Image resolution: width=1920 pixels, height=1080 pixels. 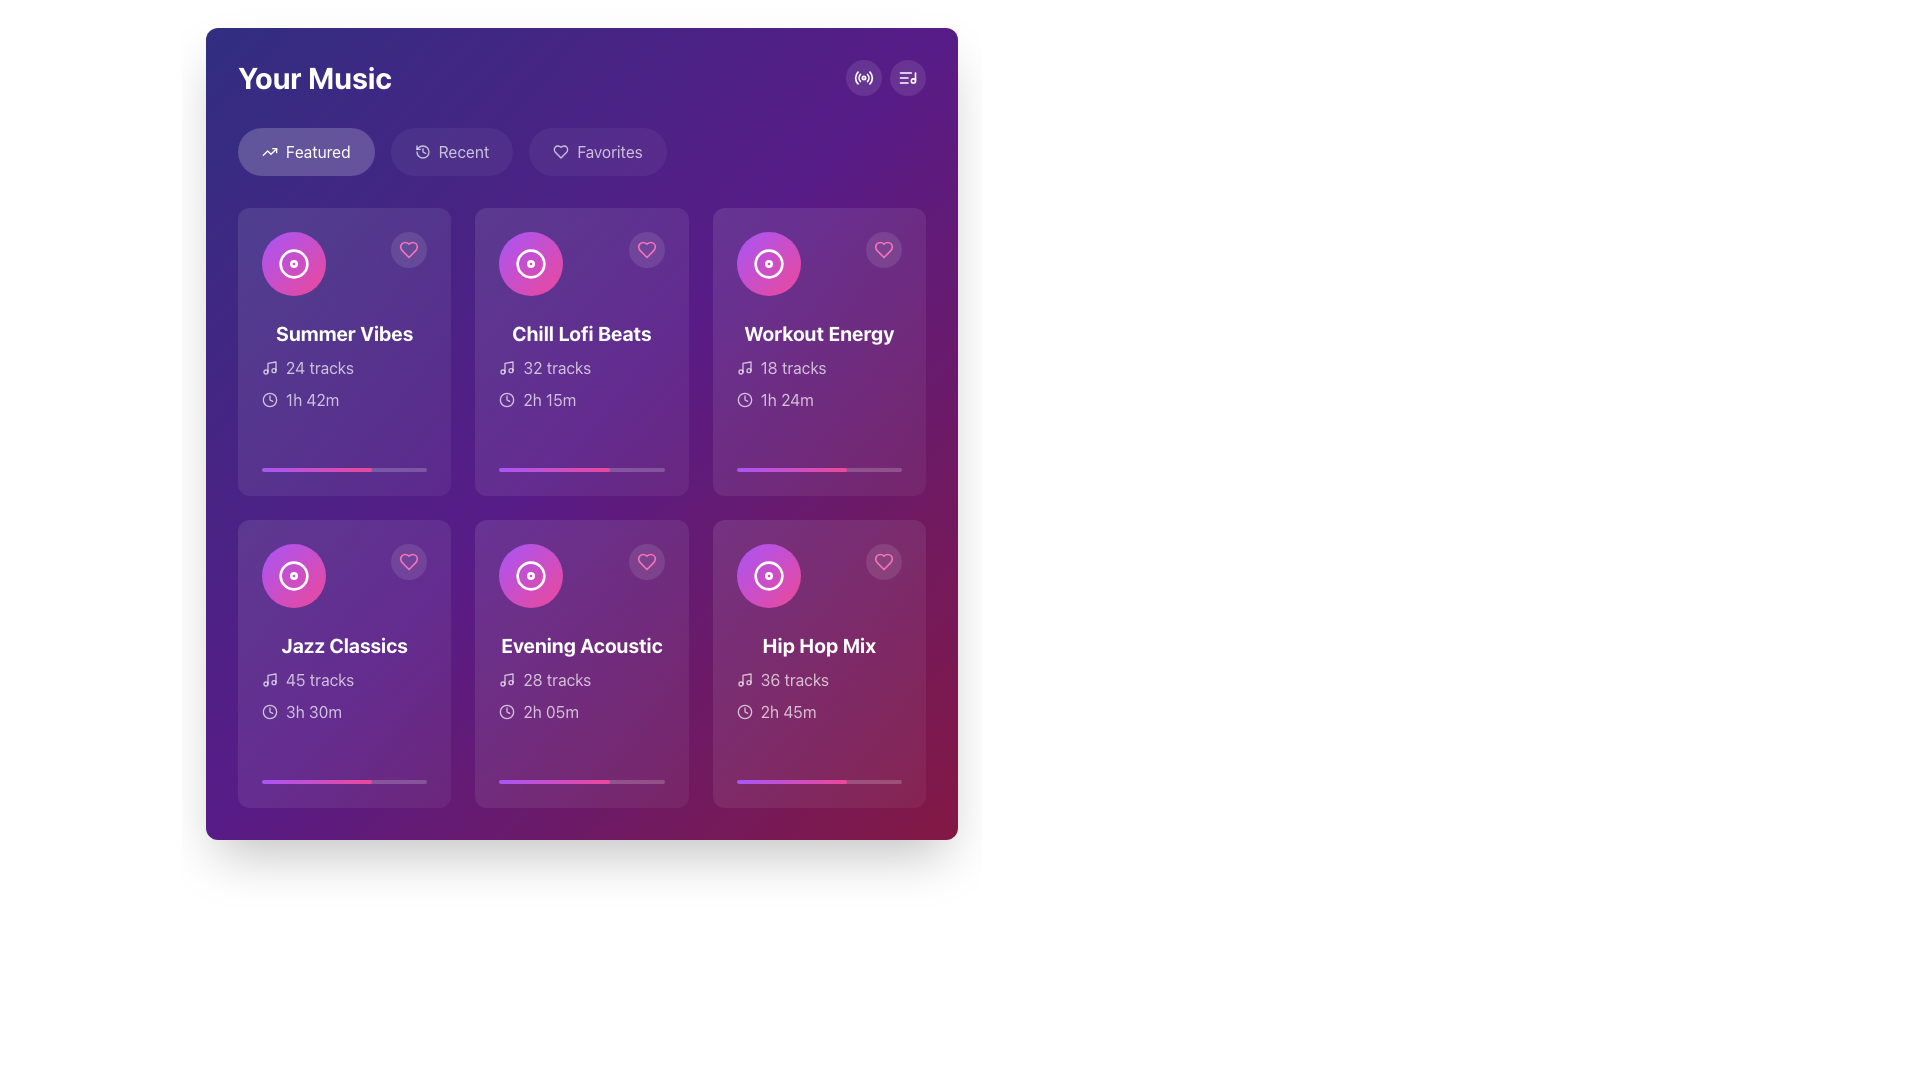 What do you see at coordinates (597, 150) in the screenshot?
I see `the heart-shaped 'Favorites' button` at bounding box center [597, 150].